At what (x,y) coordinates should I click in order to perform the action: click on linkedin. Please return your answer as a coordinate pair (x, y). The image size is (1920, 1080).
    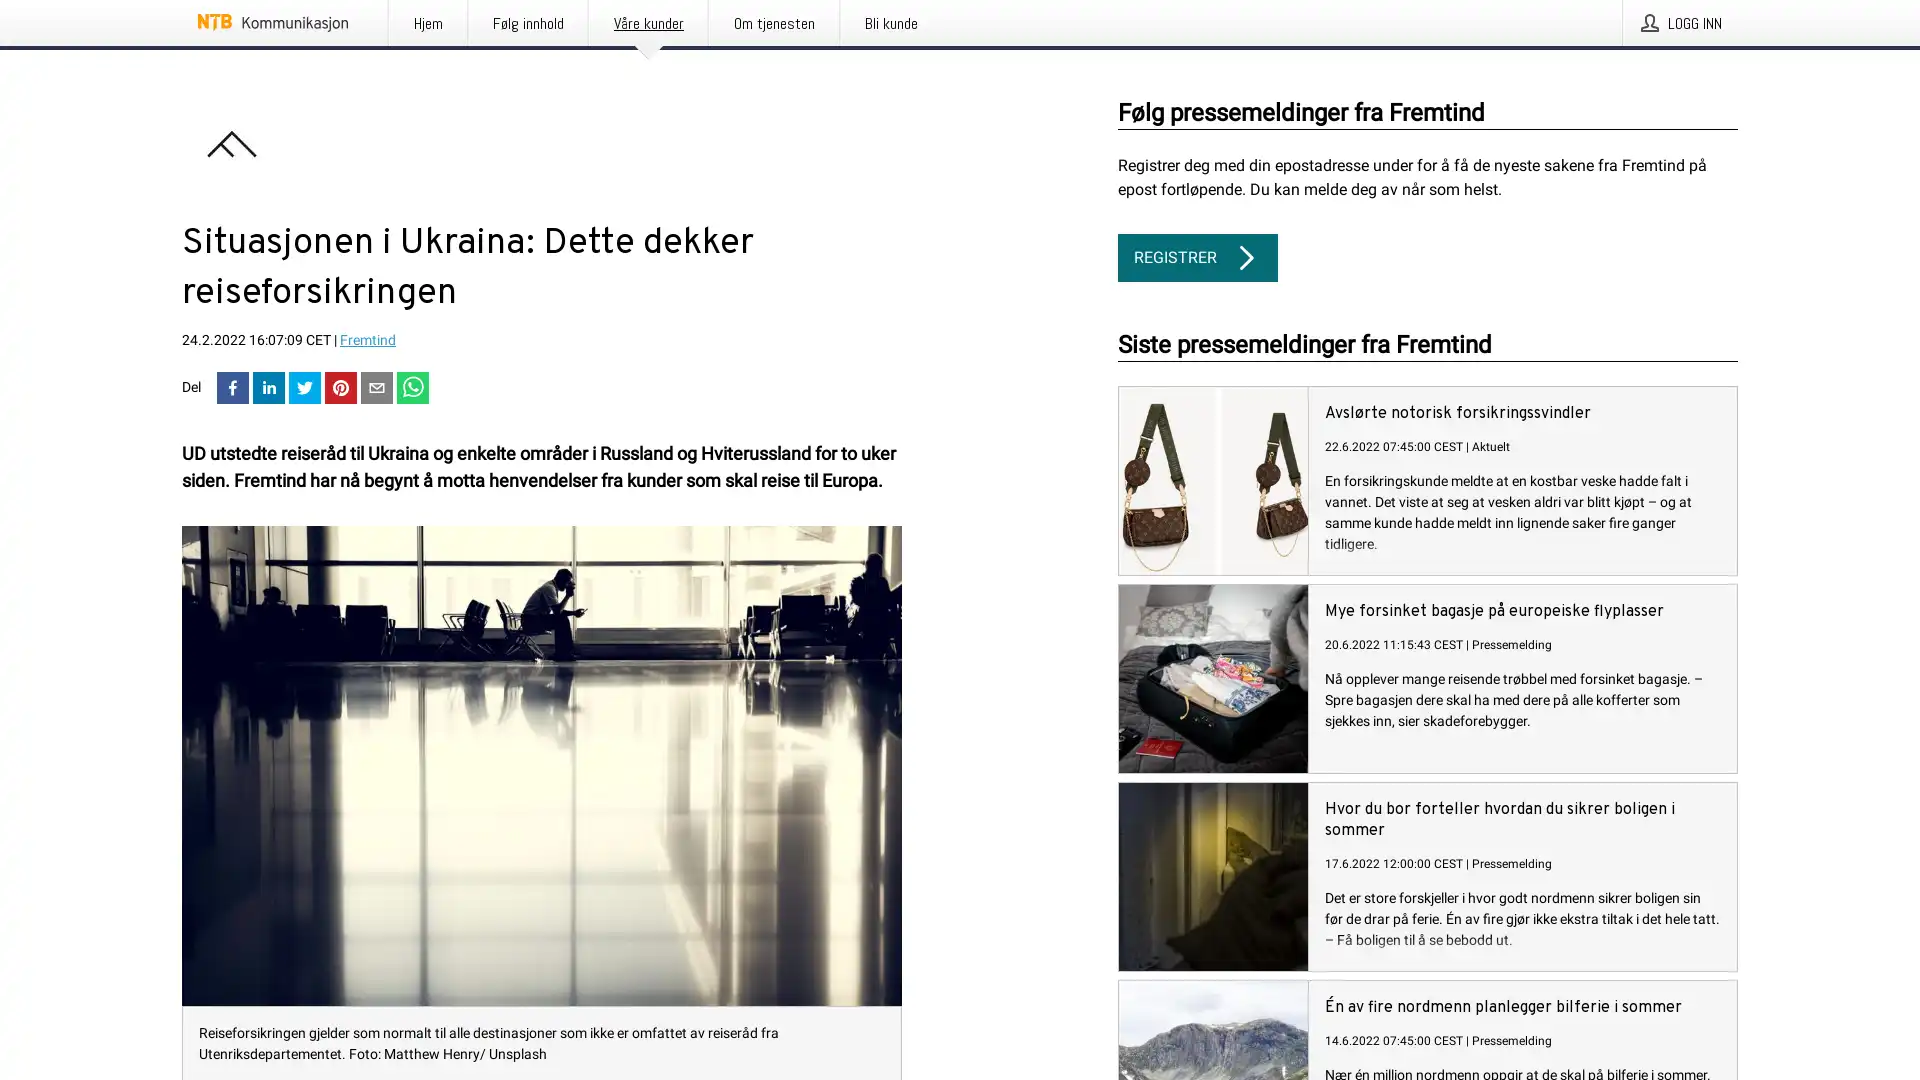
    Looking at the image, I should click on (267, 389).